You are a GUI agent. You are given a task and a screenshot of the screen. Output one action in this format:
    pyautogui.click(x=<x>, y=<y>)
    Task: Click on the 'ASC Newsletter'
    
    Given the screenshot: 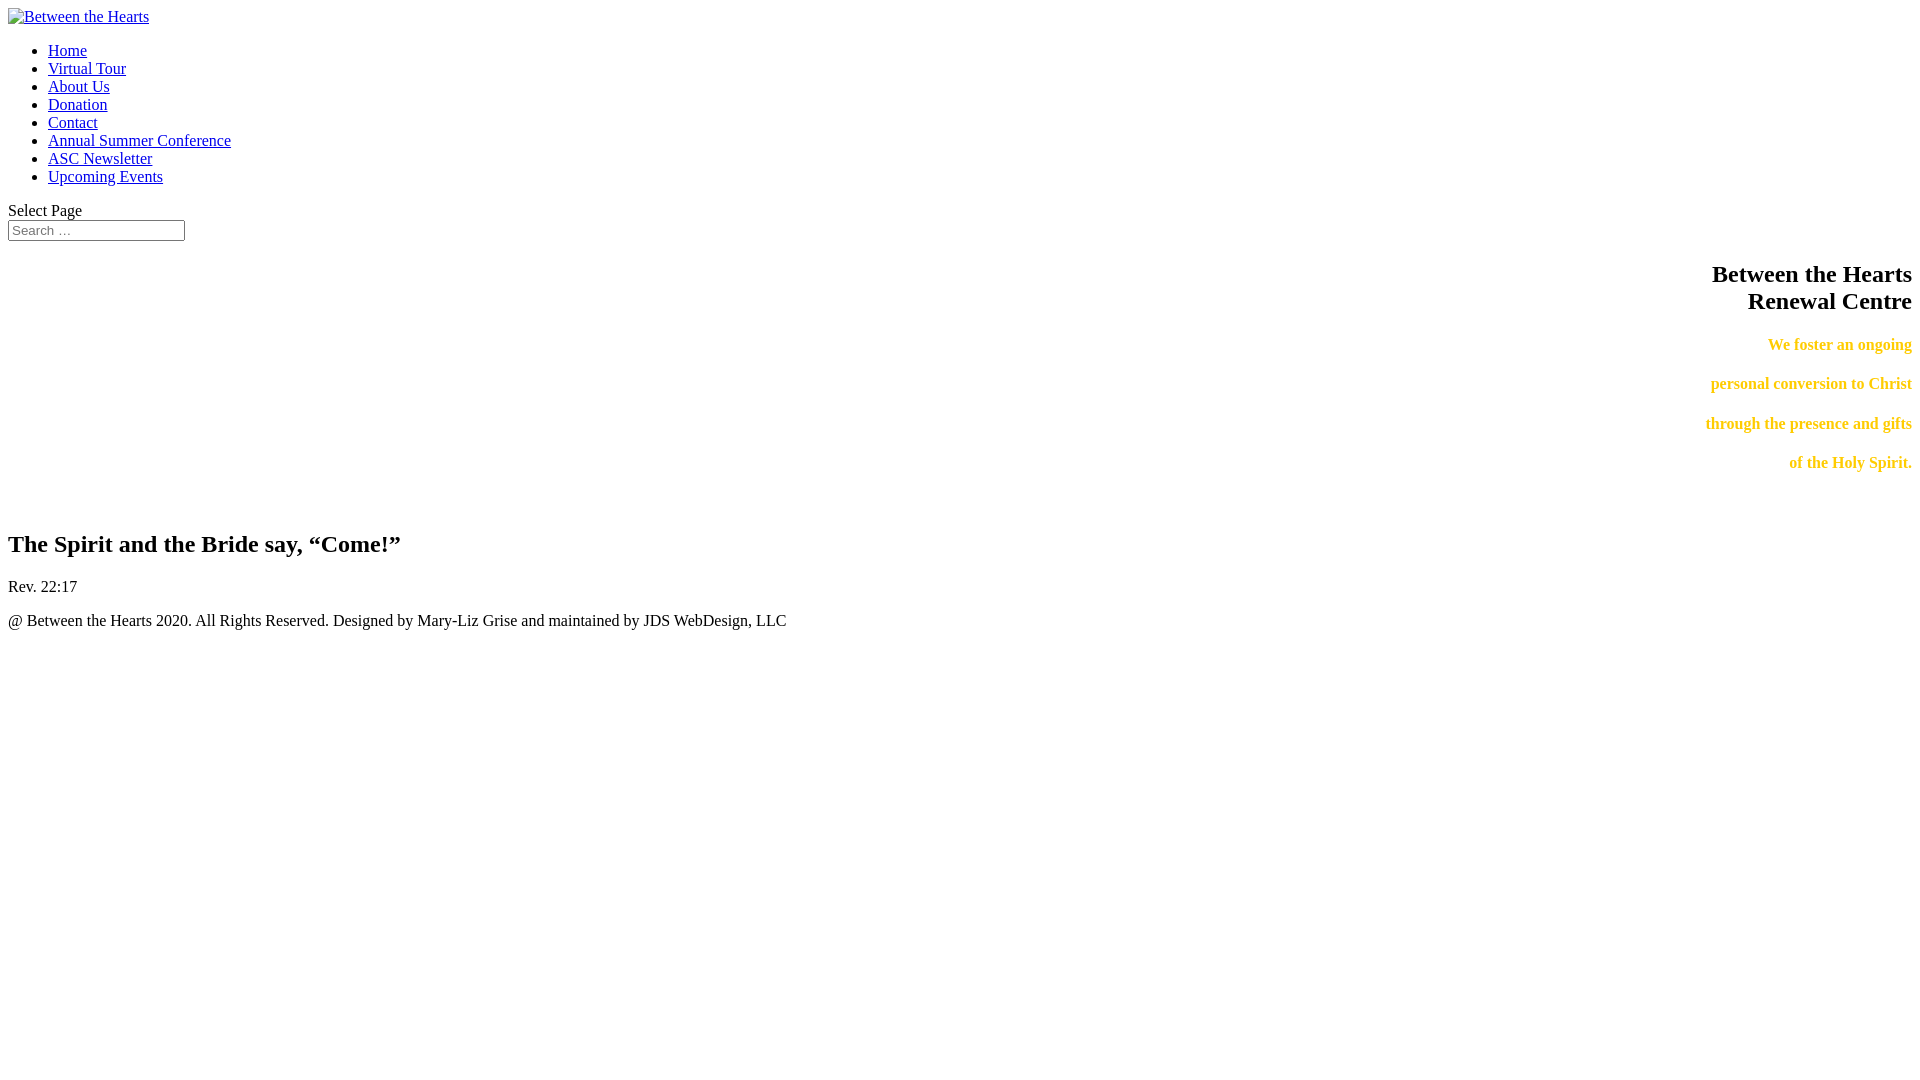 What is the action you would take?
    pyautogui.click(x=99, y=157)
    